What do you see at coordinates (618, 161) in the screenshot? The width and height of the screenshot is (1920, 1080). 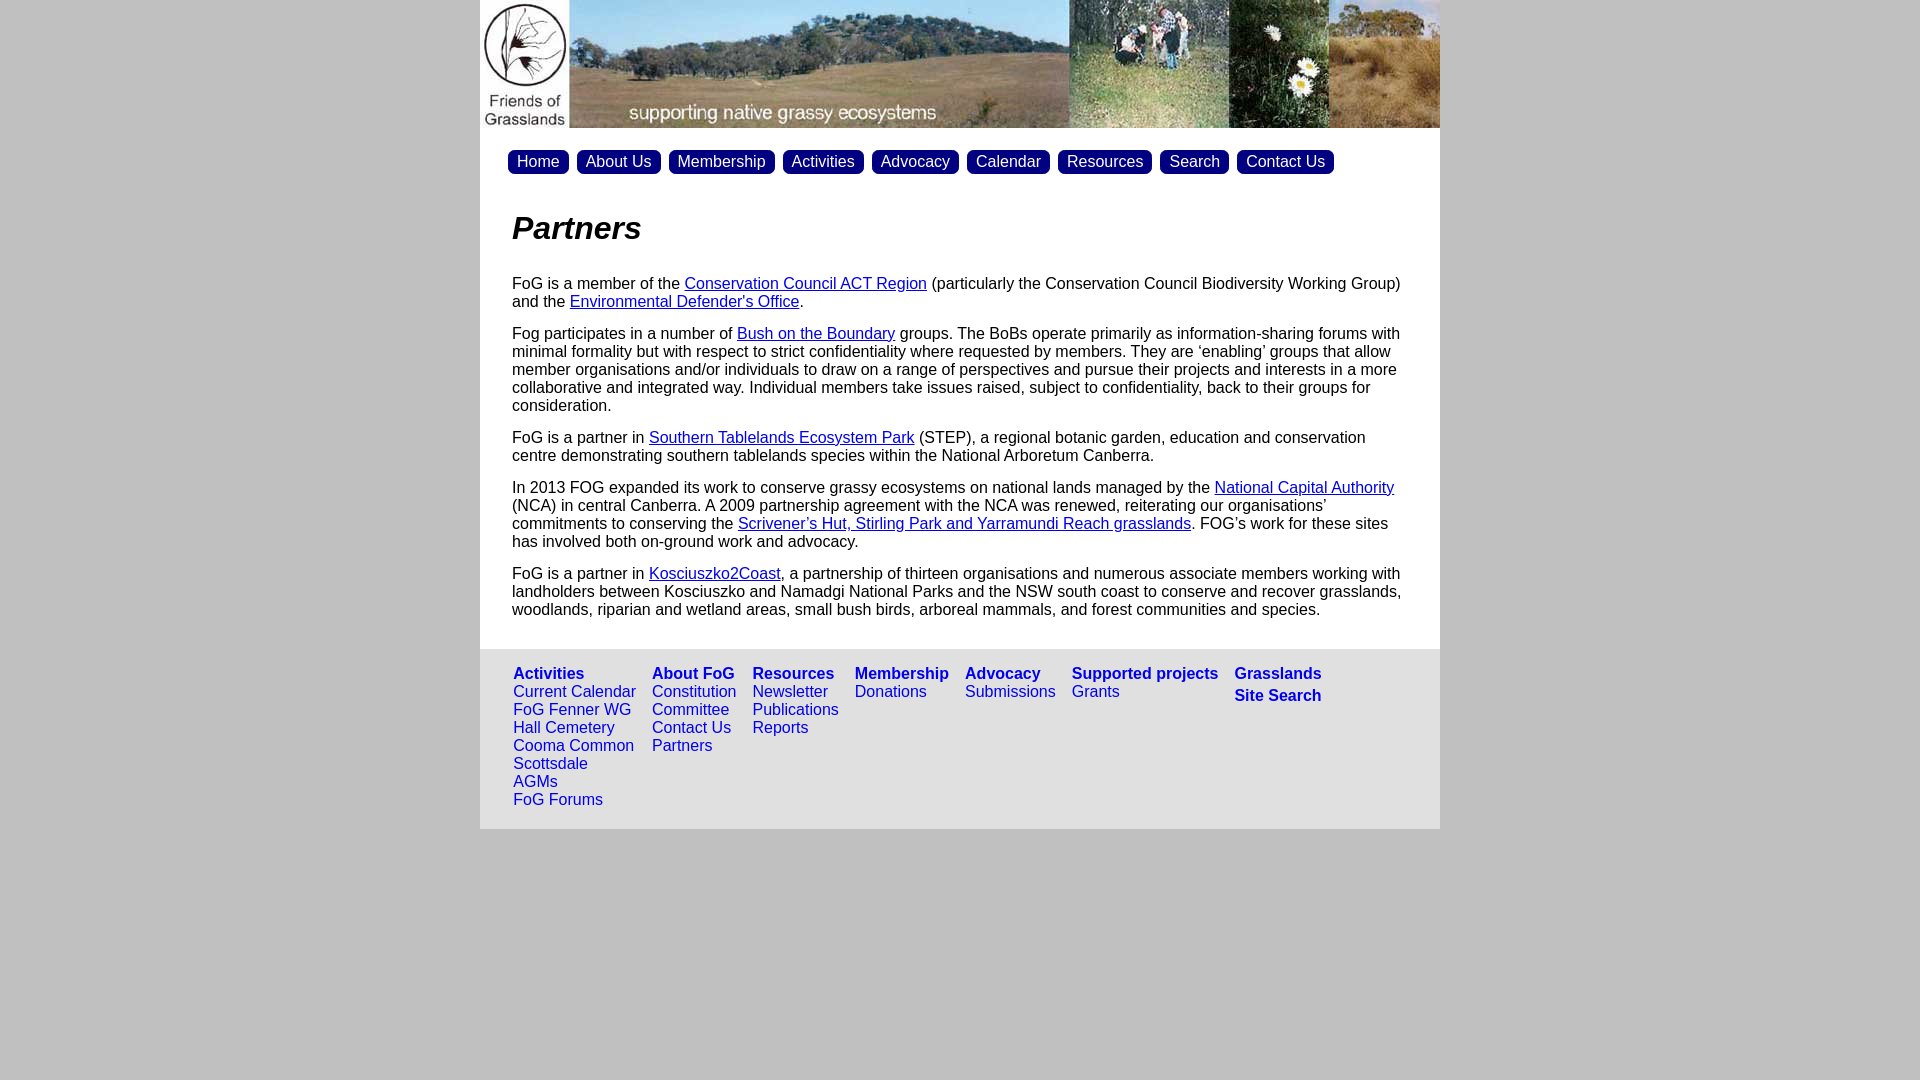 I see `'About Us'` at bounding box center [618, 161].